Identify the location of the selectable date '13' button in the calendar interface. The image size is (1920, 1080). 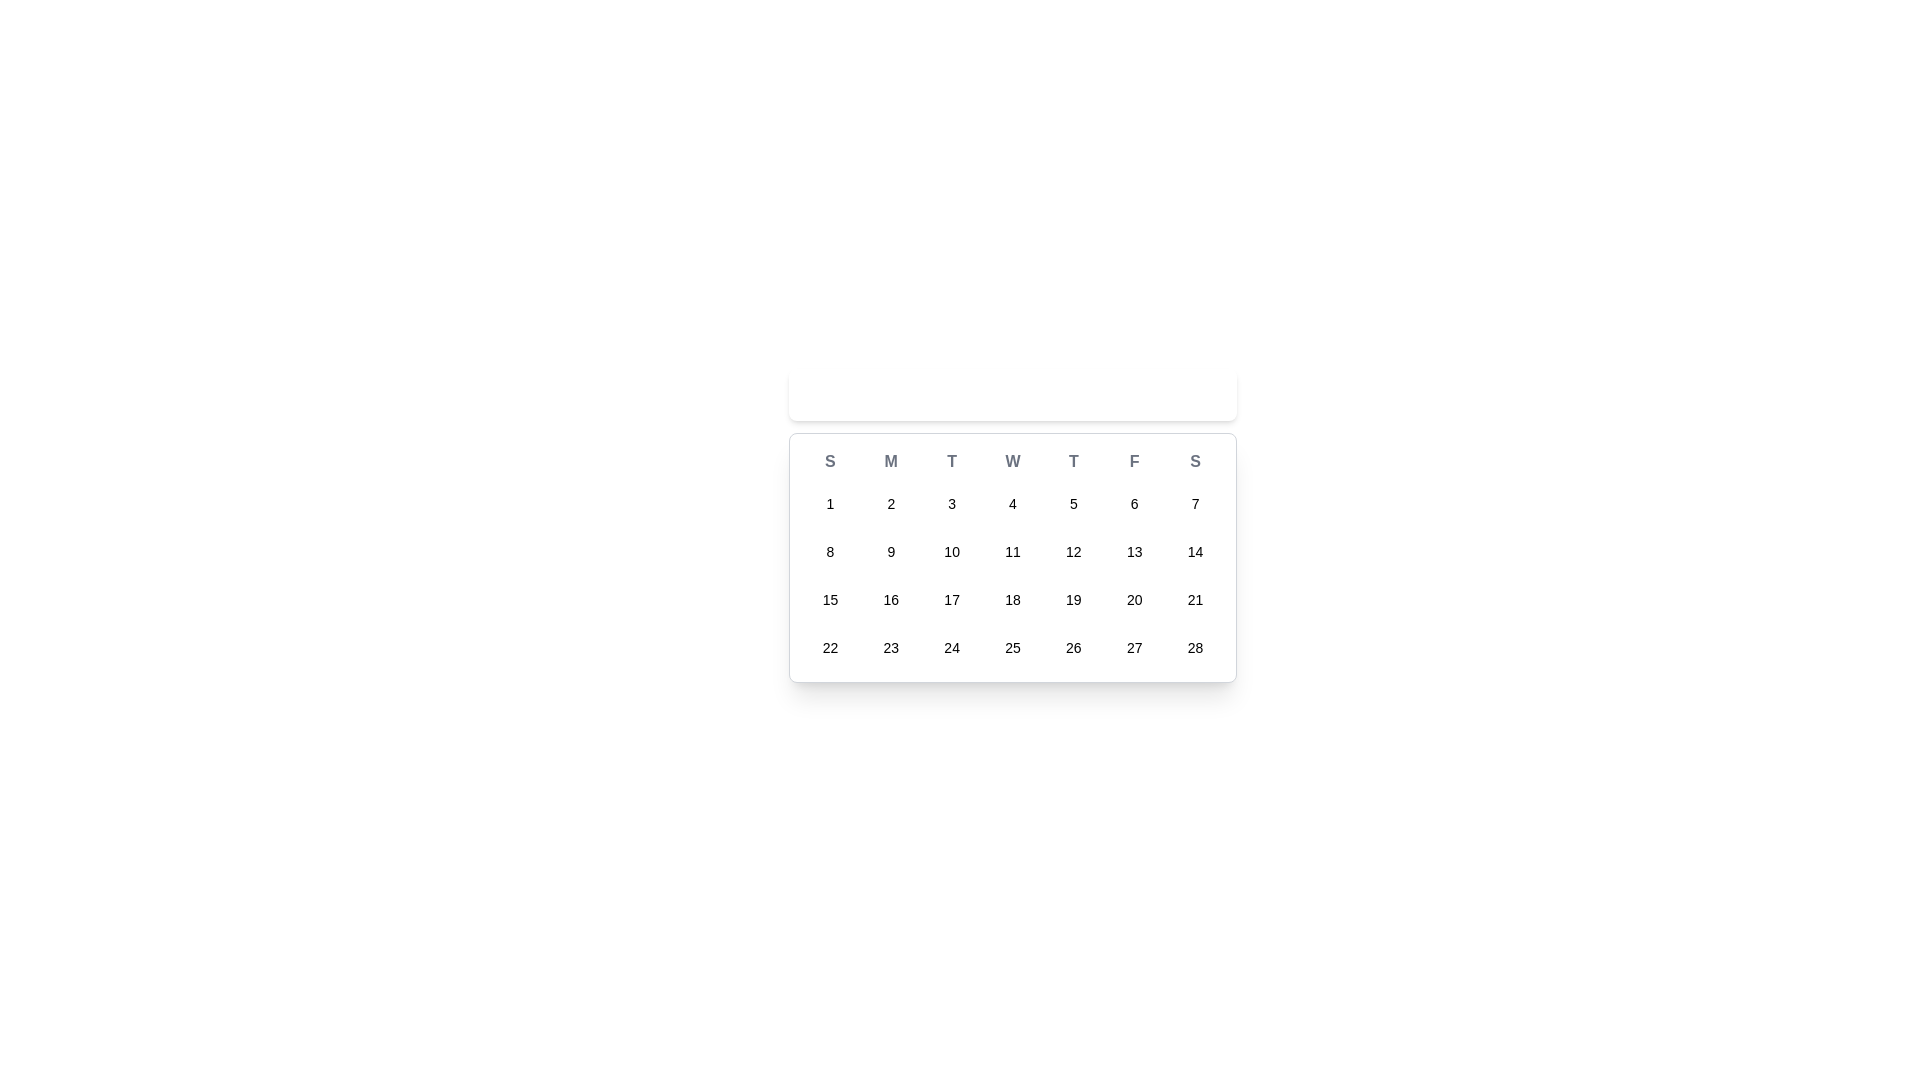
(1134, 551).